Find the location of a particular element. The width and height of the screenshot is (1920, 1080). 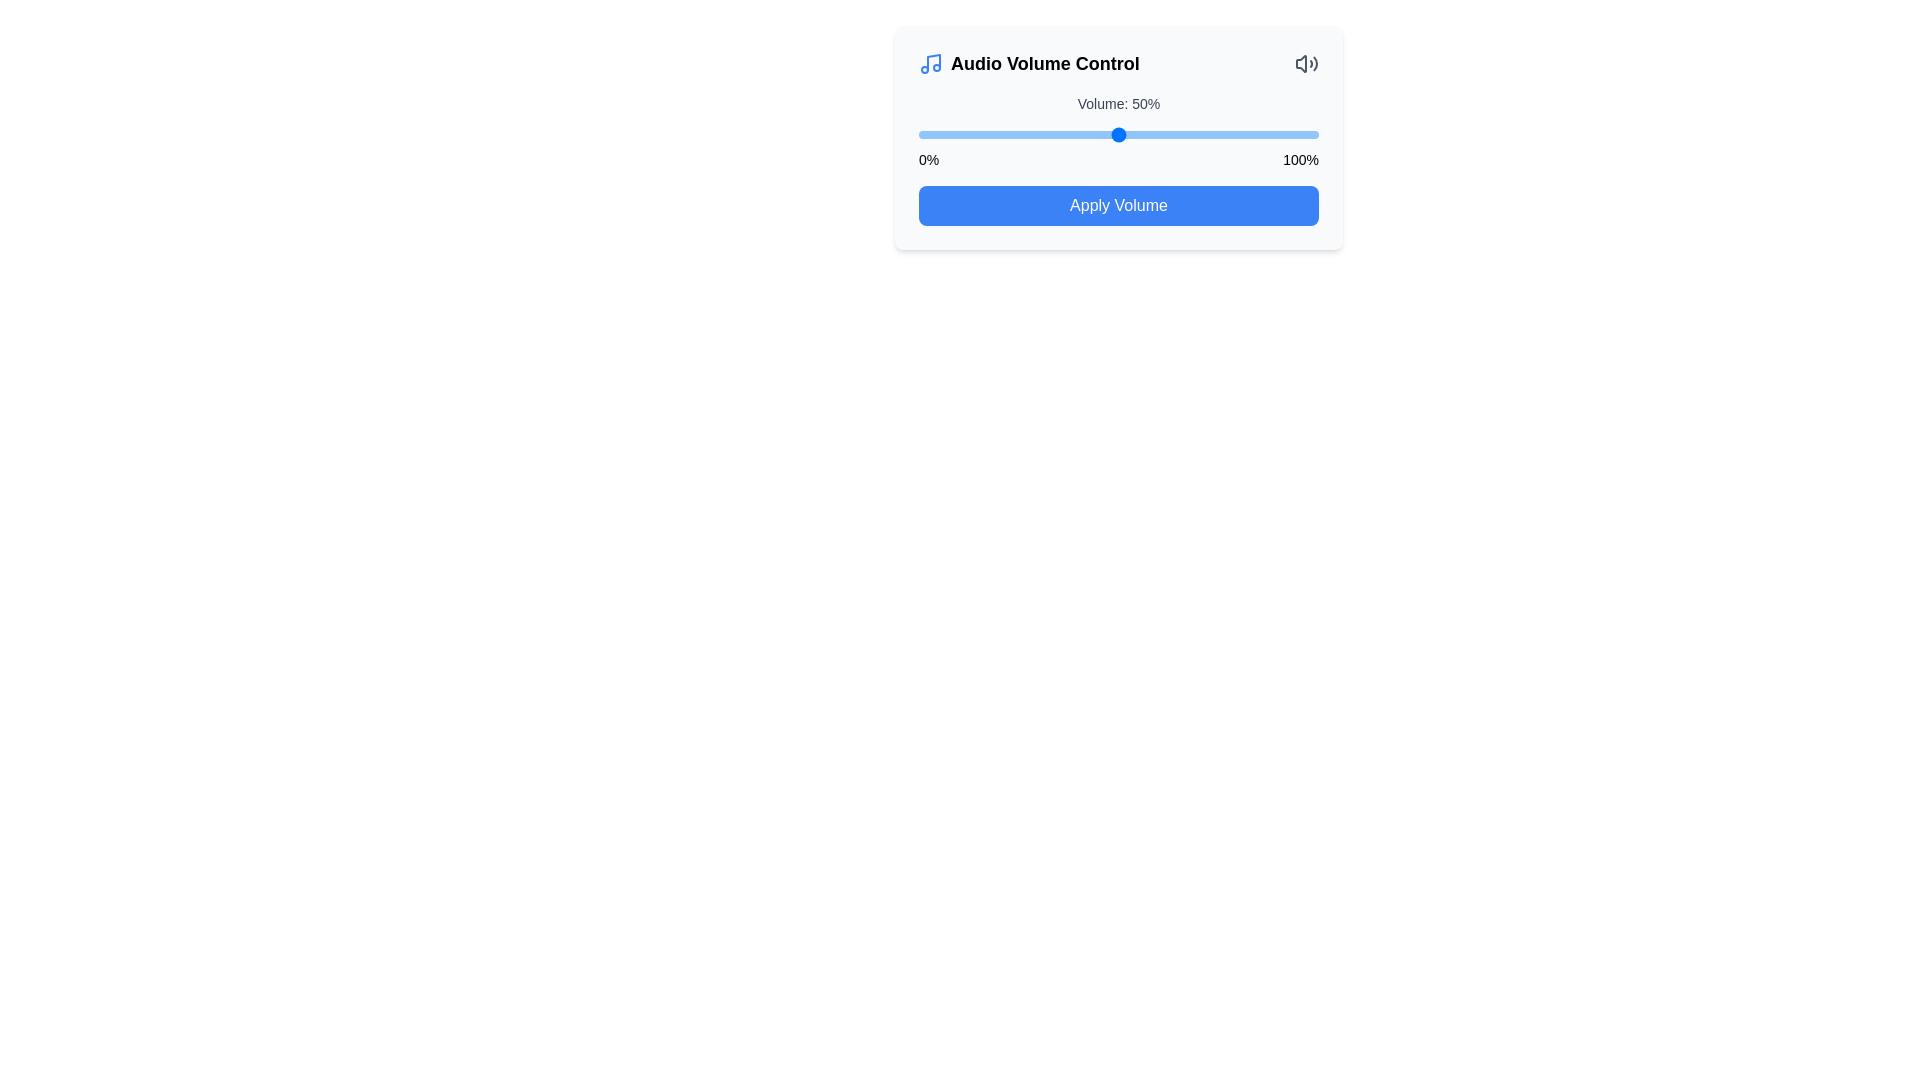

the volume level is located at coordinates (1213, 135).